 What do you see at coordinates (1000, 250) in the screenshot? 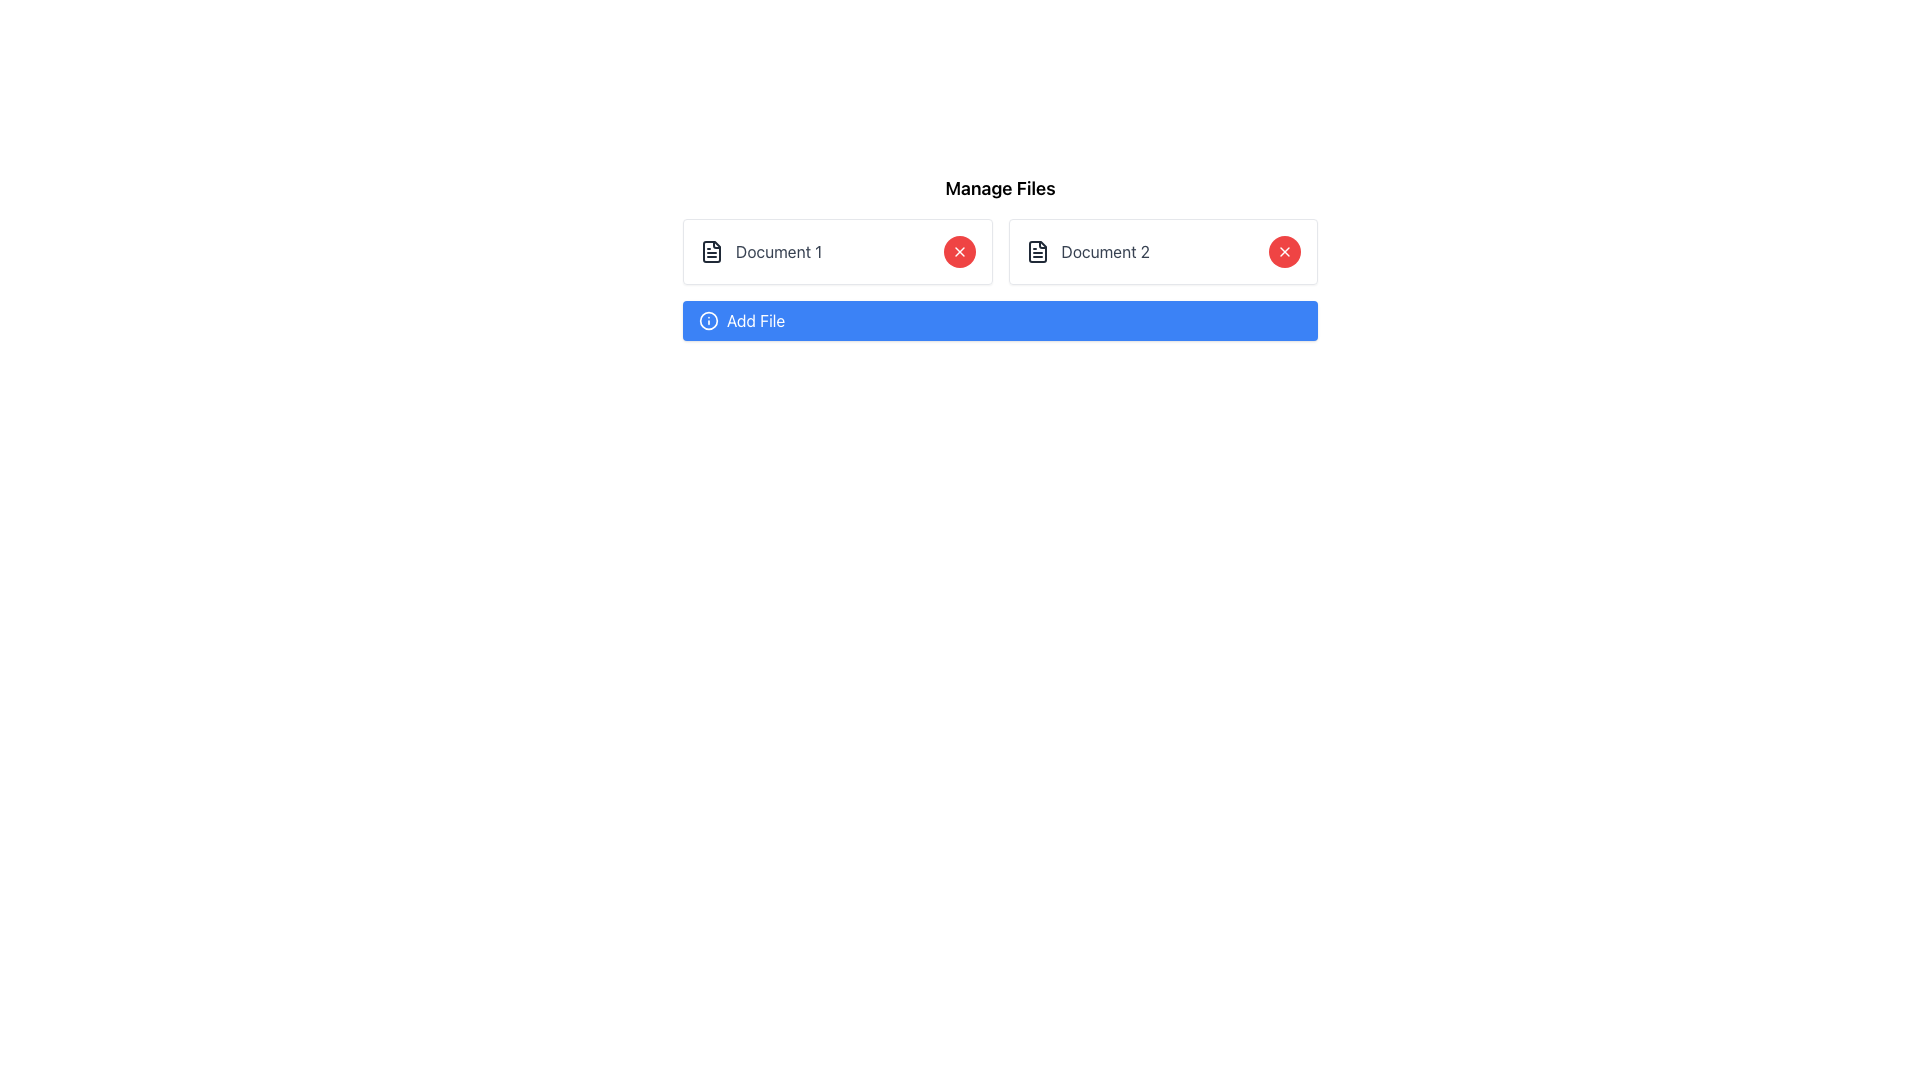
I see `the grid layout that contains two document items under the title 'Manage Files'` at bounding box center [1000, 250].